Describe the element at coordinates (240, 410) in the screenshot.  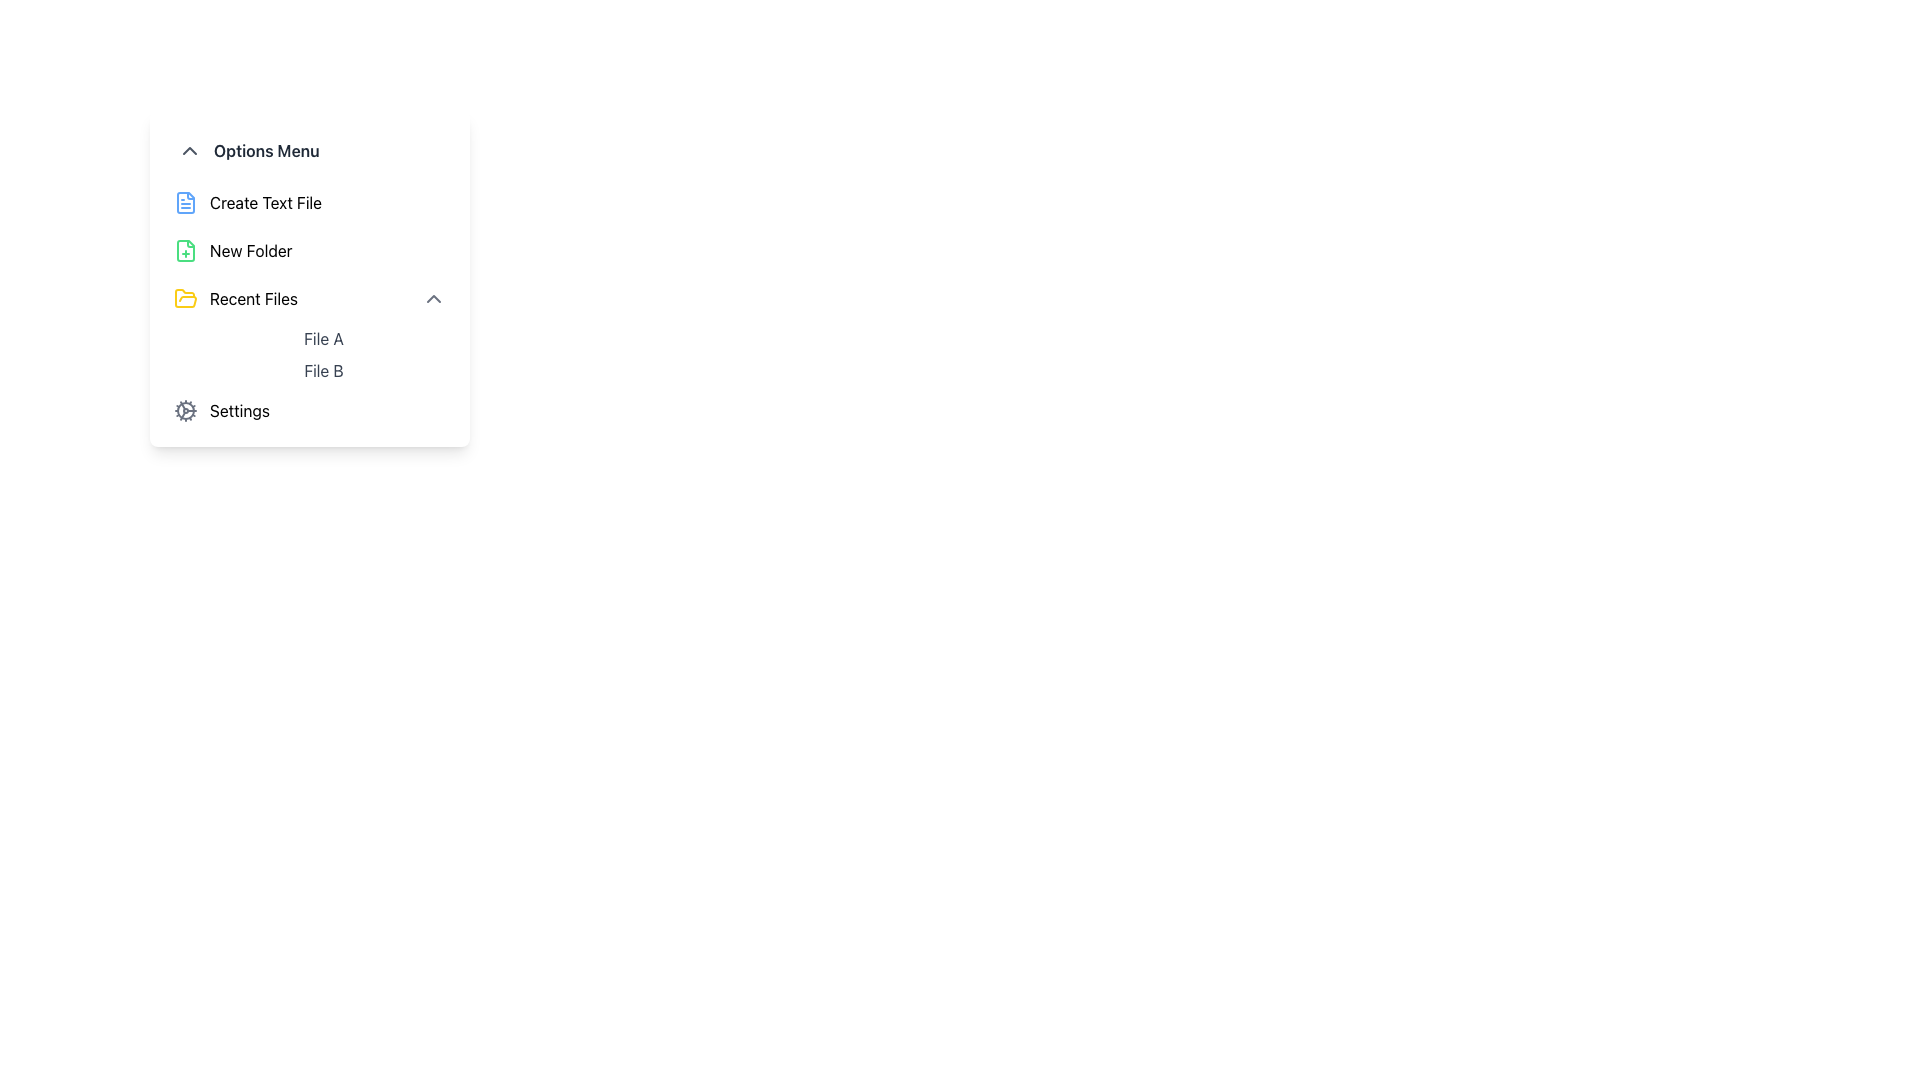
I see `the 'Settings' text label, which is the last item in the 'Options Menu' list` at that location.